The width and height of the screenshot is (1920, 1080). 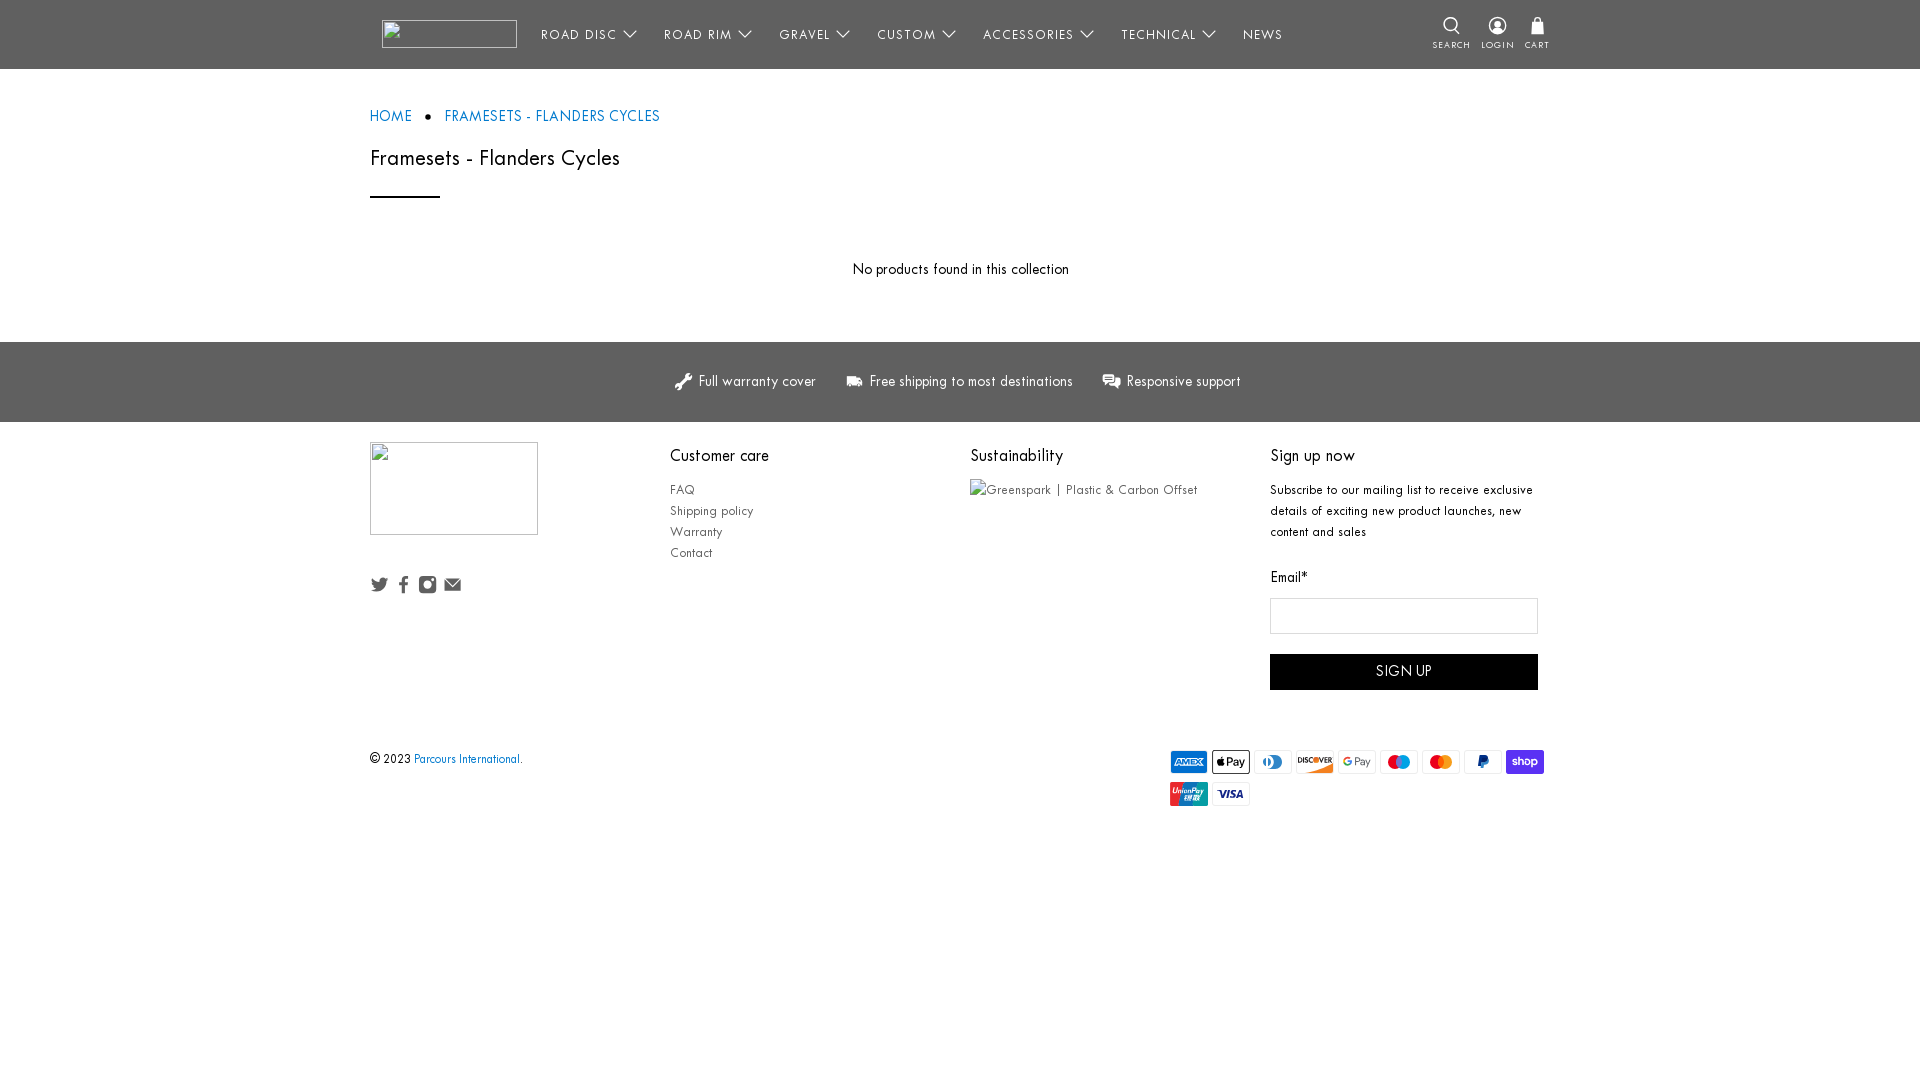 What do you see at coordinates (1536, 34) in the screenshot?
I see `'CART'` at bounding box center [1536, 34].